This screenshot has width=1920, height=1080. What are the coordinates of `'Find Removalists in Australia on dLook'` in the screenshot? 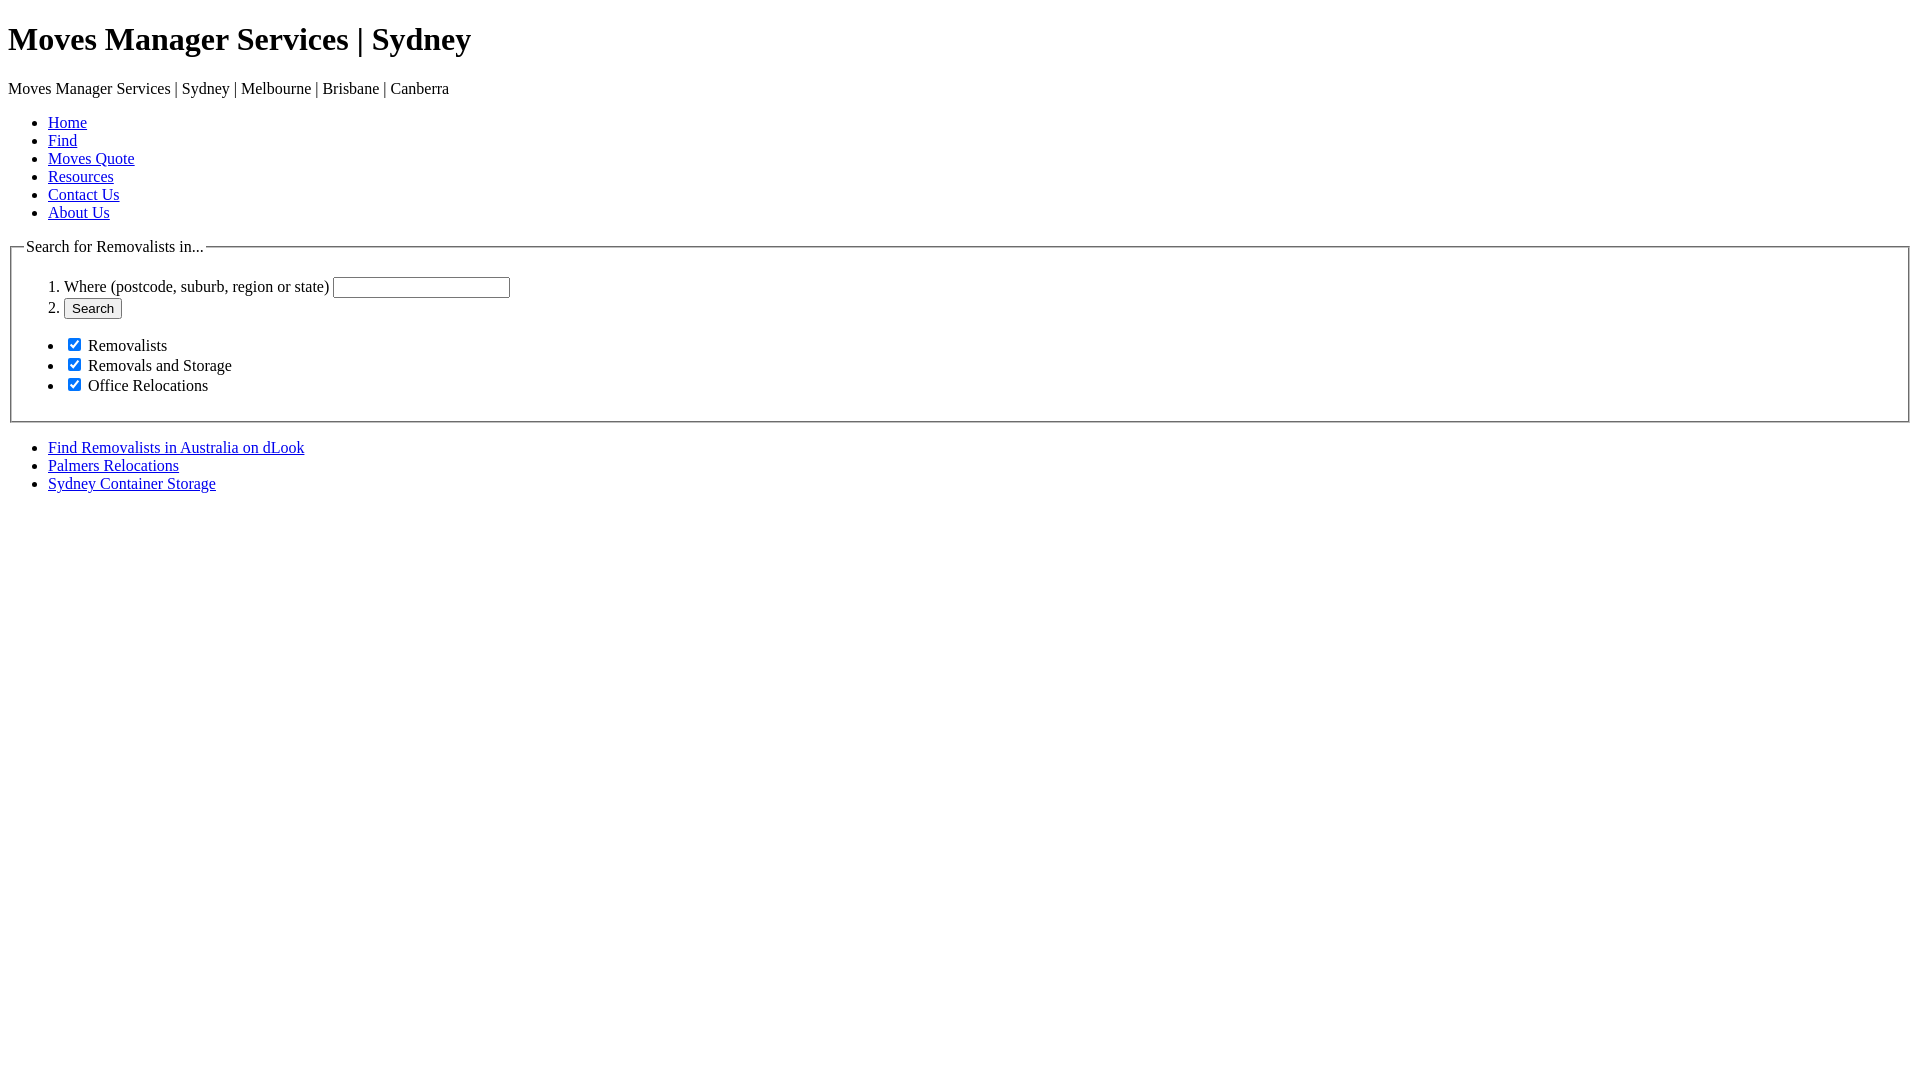 It's located at (176, 446).